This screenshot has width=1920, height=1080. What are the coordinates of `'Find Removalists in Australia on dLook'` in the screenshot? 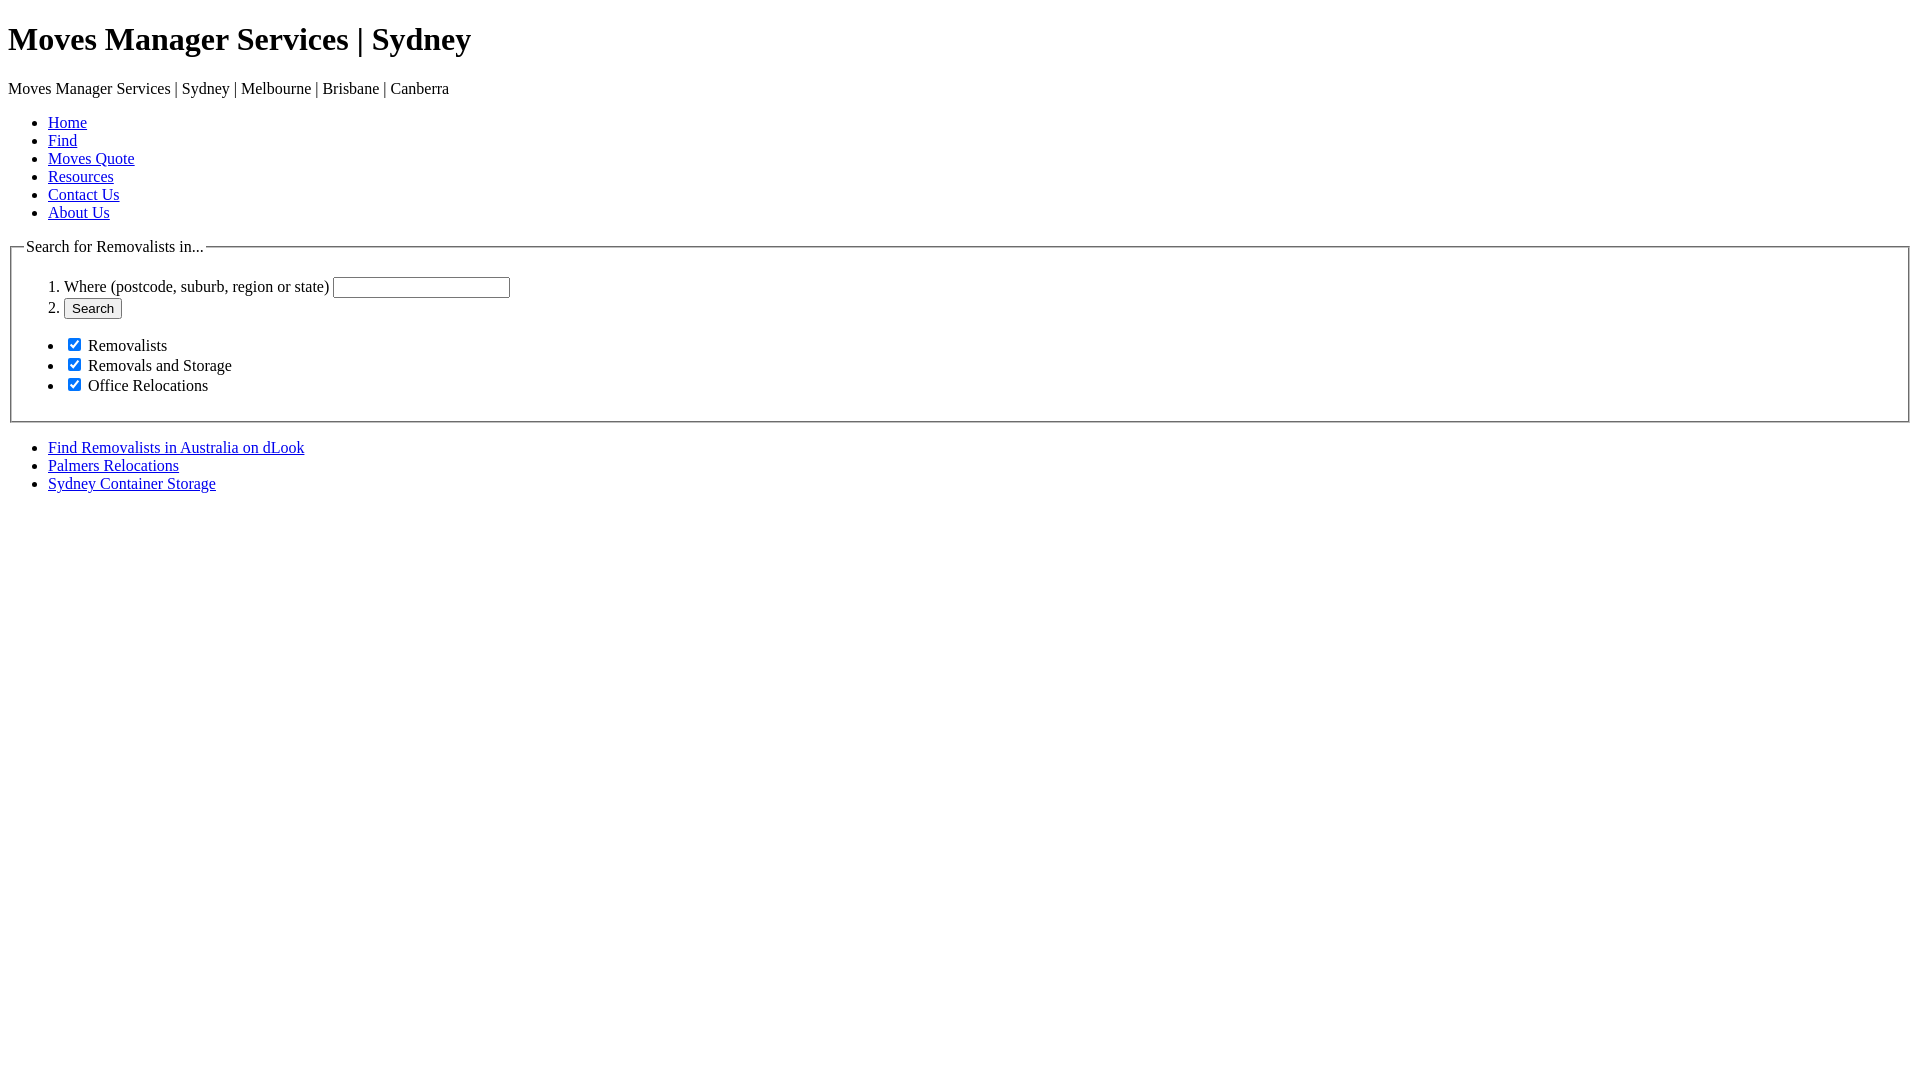 It's located at (176, 446).